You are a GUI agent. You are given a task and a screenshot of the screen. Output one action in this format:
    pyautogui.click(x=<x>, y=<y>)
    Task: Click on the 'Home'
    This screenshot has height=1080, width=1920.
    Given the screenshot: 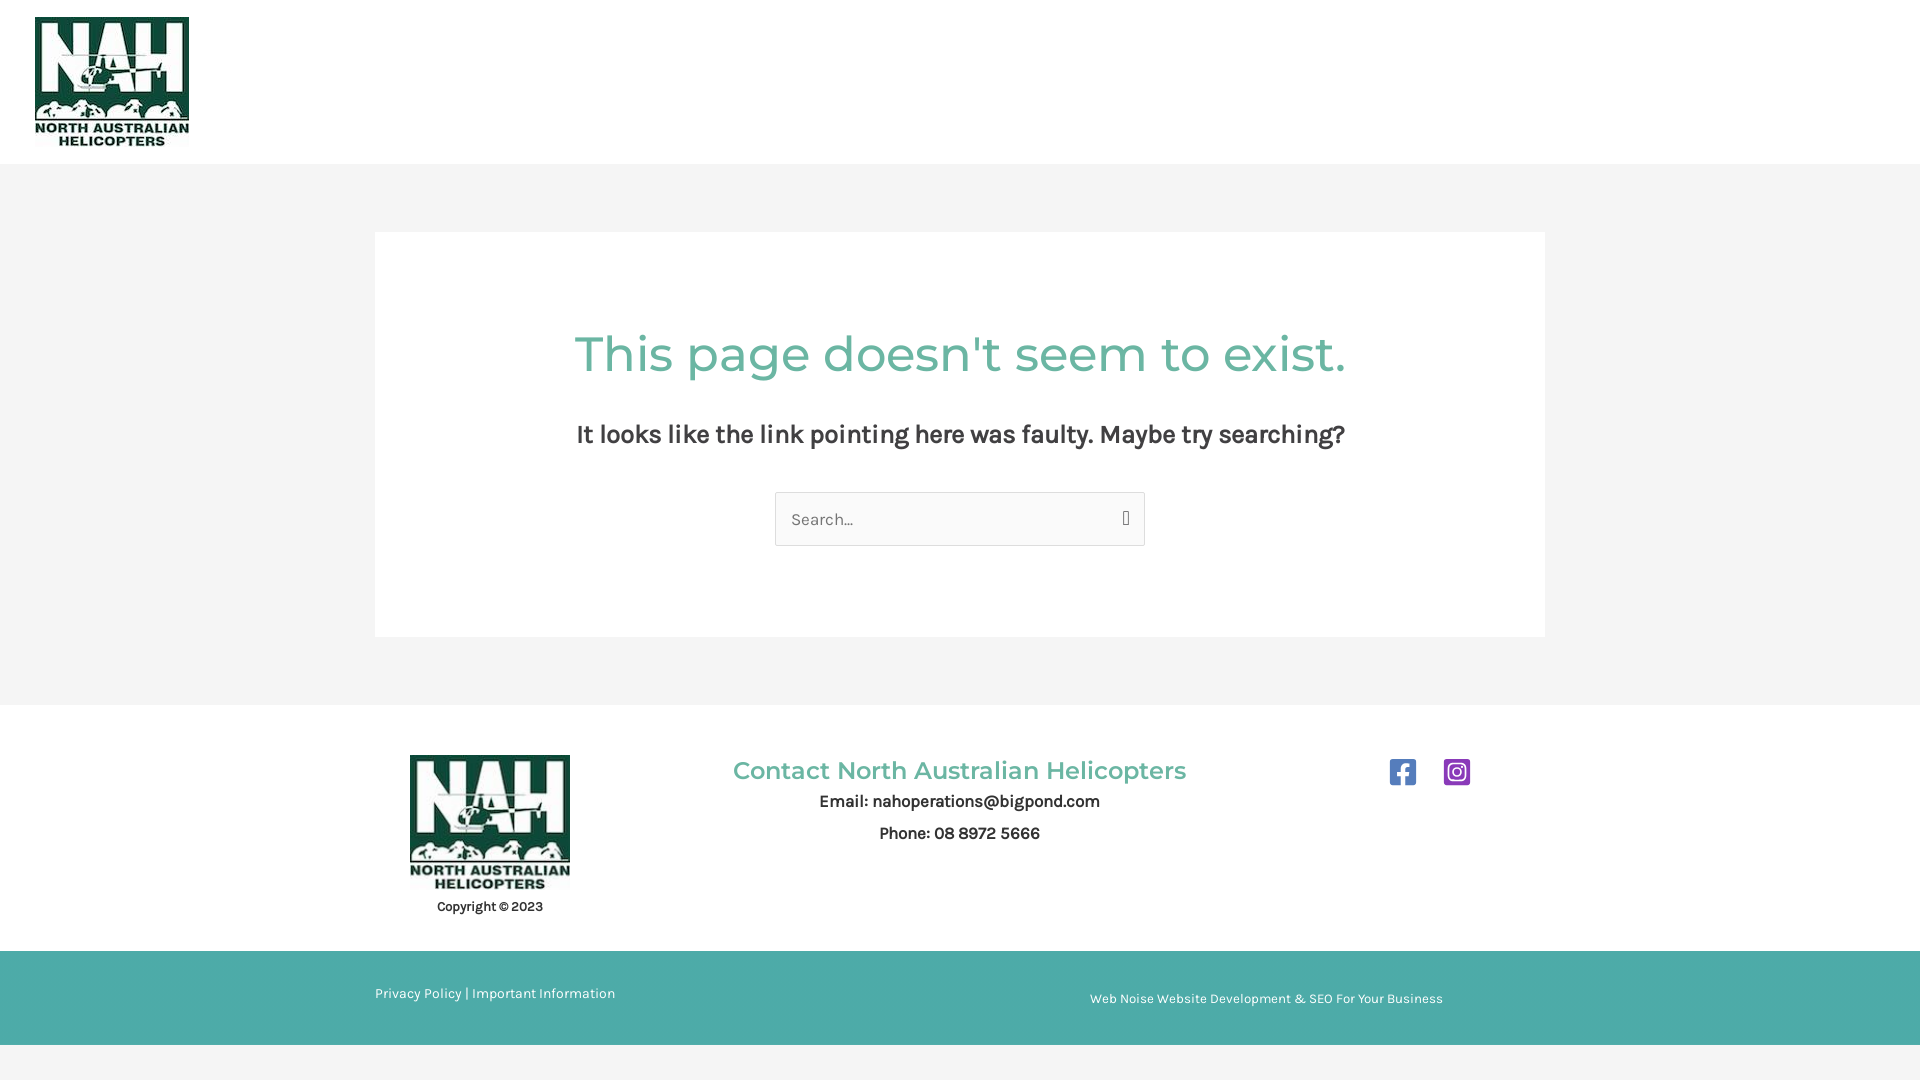 What is the action you would take?
    pyautogui.click(x=1066, y=80)
    